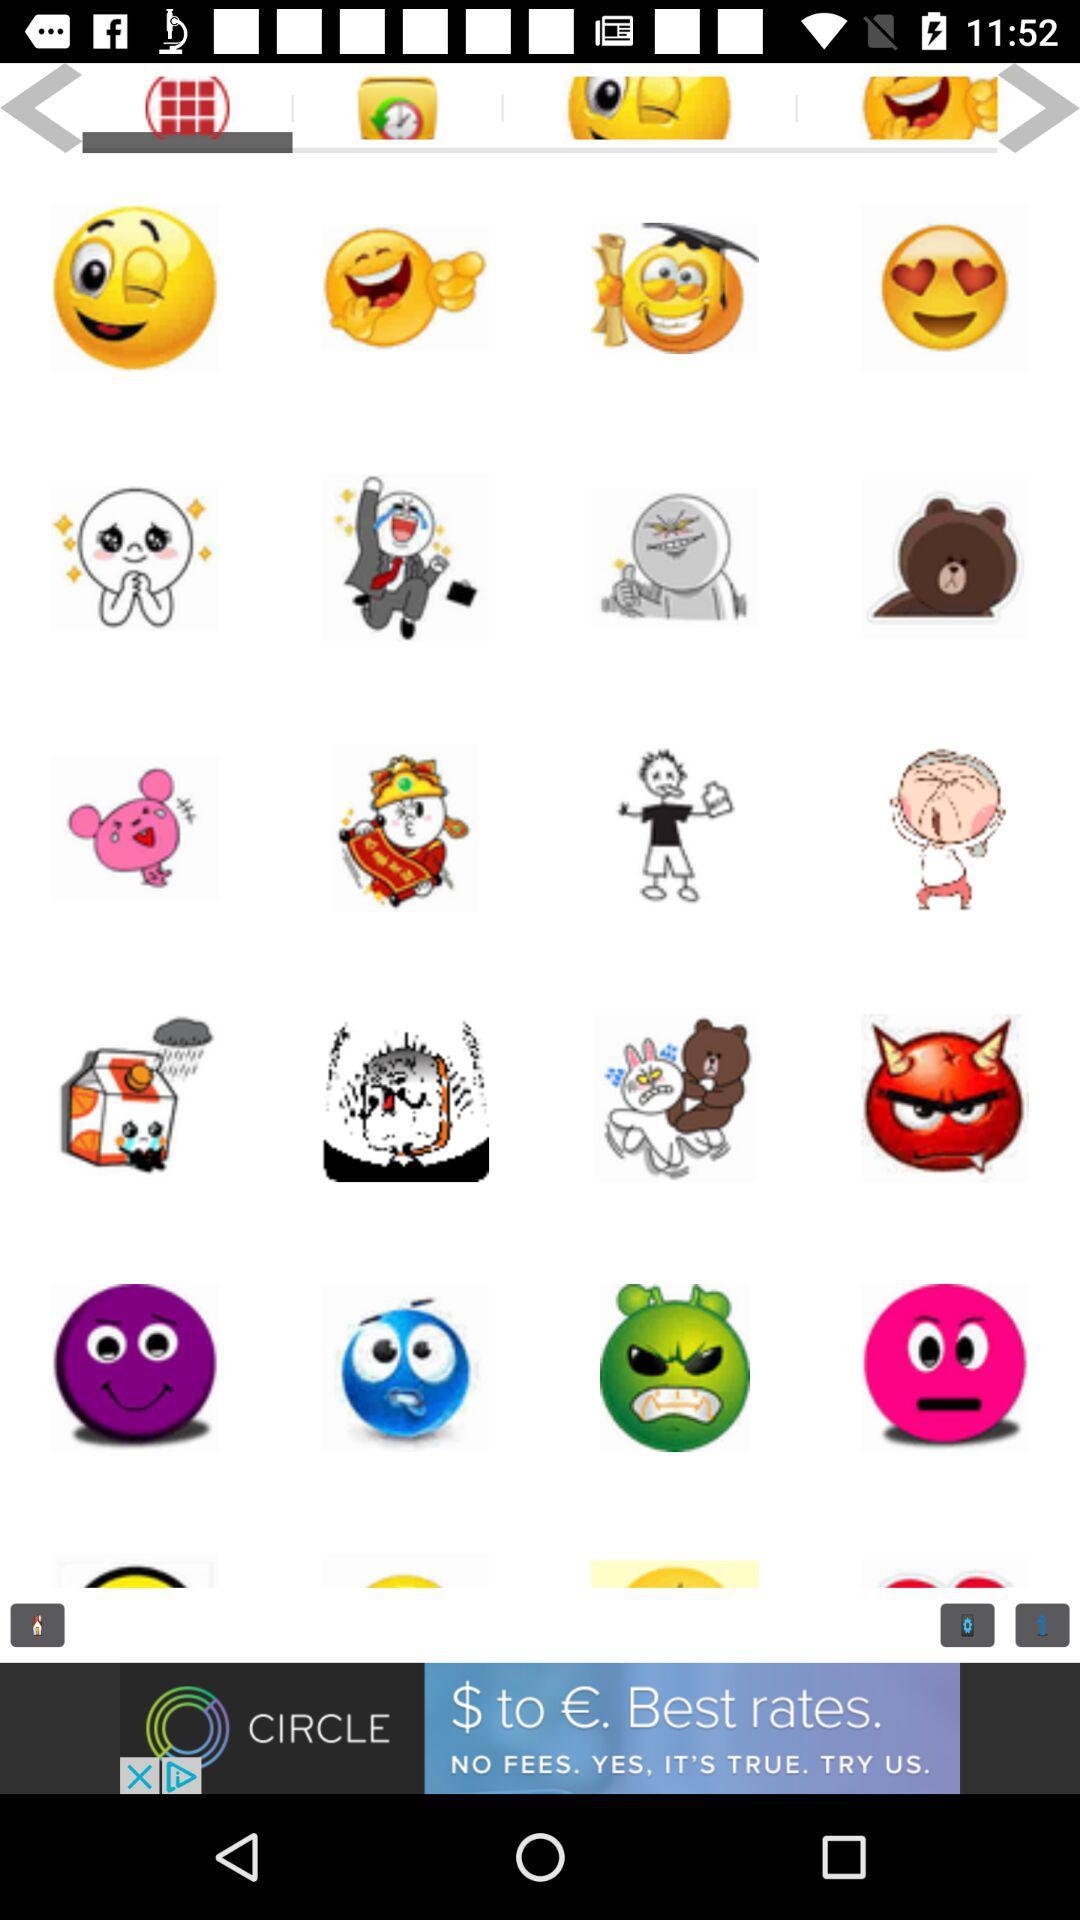  What do you see at coordinates (649, 107) in the screenshot?
I see `wink emoji` at bounding box center [649, 107].